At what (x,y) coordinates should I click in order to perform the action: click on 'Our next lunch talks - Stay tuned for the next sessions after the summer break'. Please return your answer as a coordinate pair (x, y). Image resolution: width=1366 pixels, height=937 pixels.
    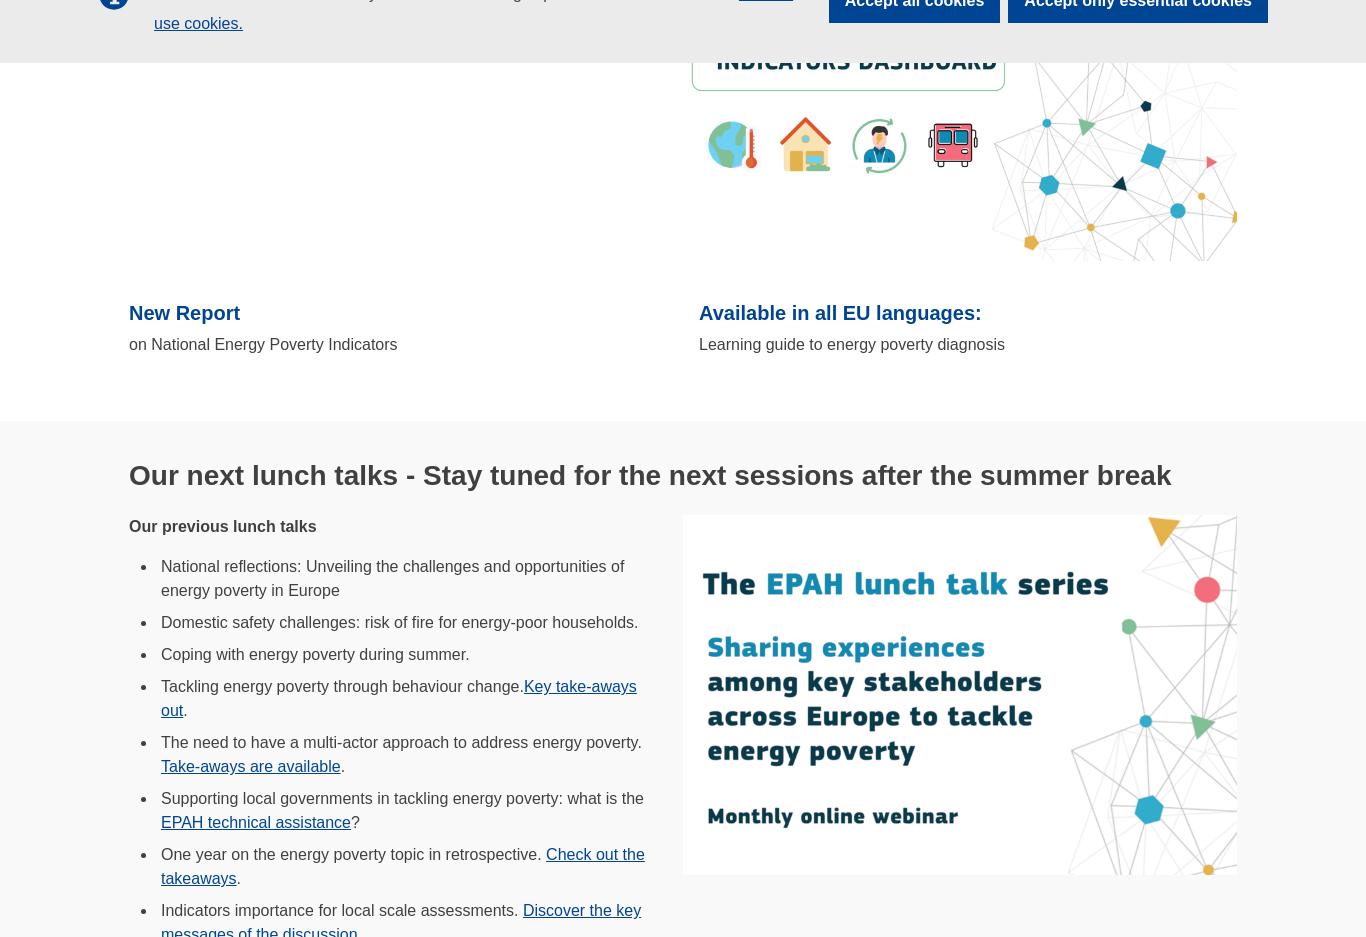
    Looking at the image, I should click on (648, 475).